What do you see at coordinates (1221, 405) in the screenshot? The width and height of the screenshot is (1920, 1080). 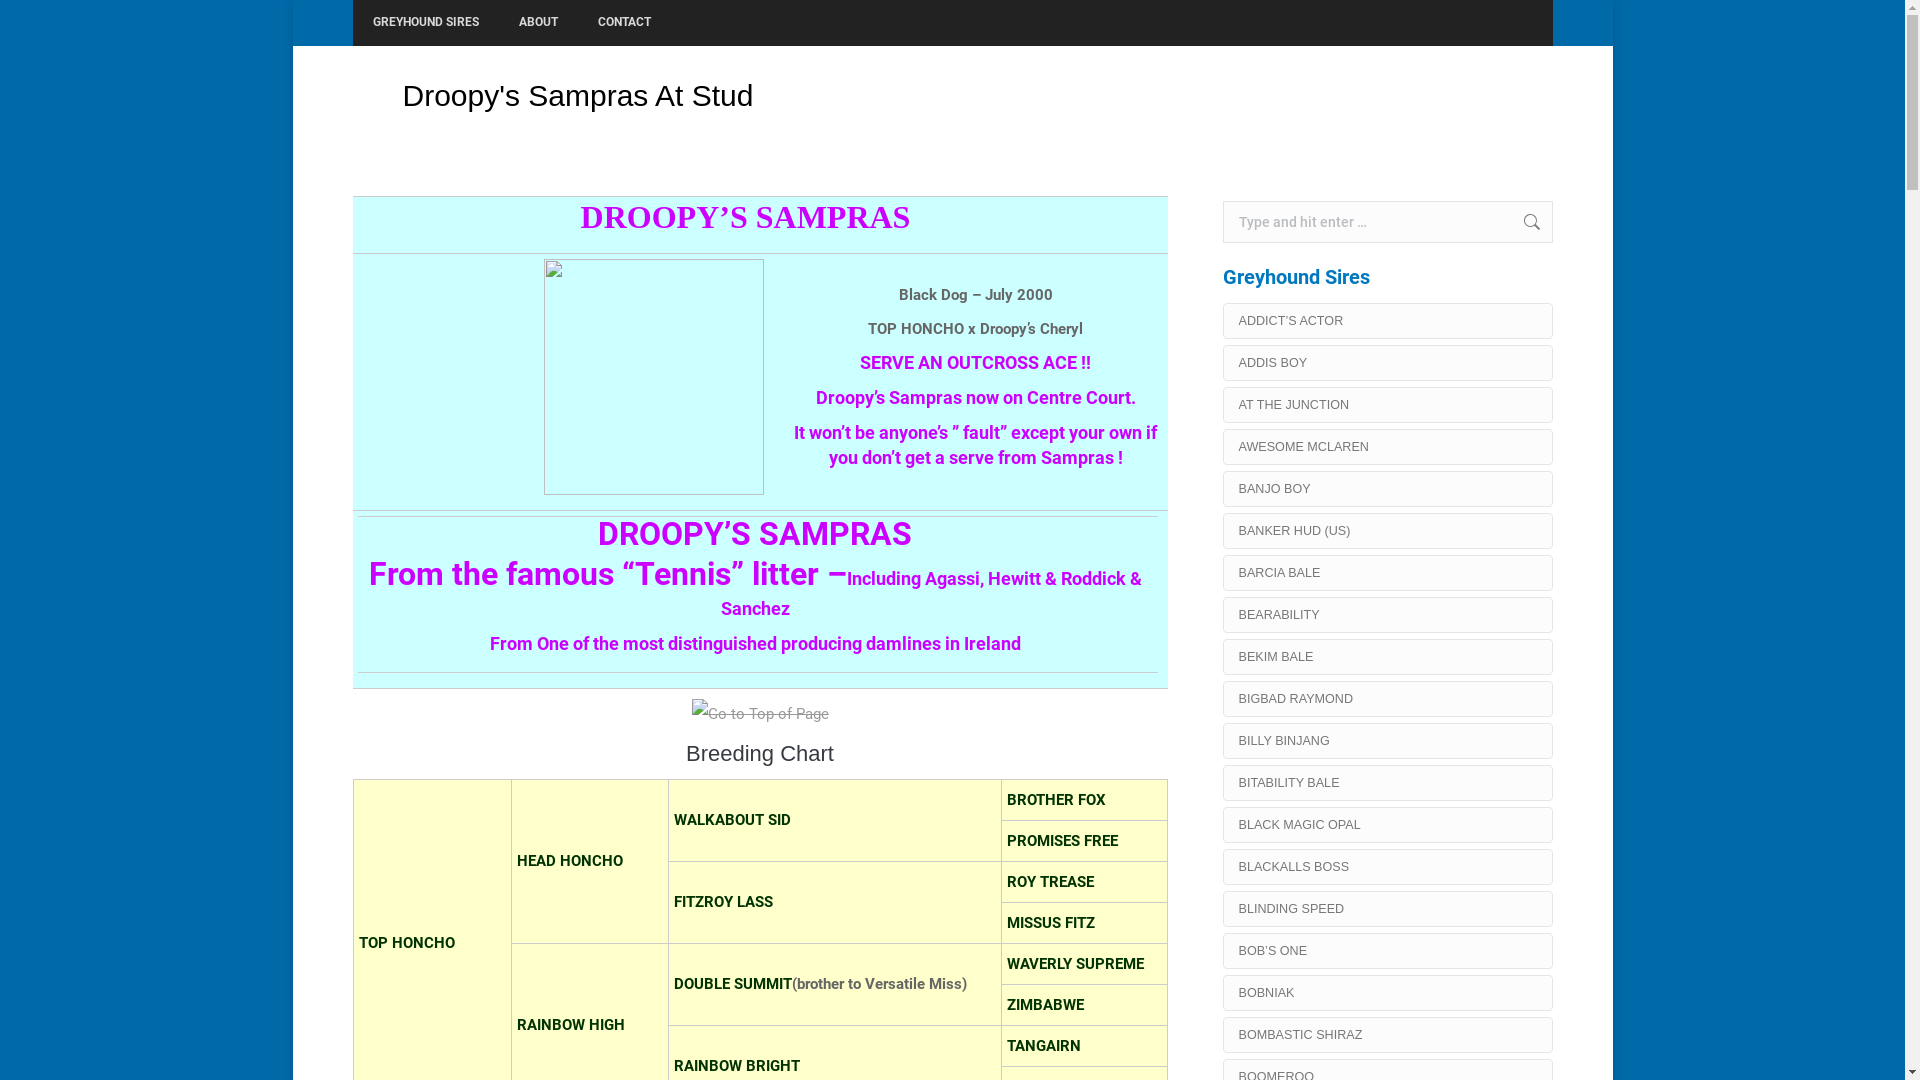 I see `'AT THE JUNCTION'` at bounding box center [1221, 405].